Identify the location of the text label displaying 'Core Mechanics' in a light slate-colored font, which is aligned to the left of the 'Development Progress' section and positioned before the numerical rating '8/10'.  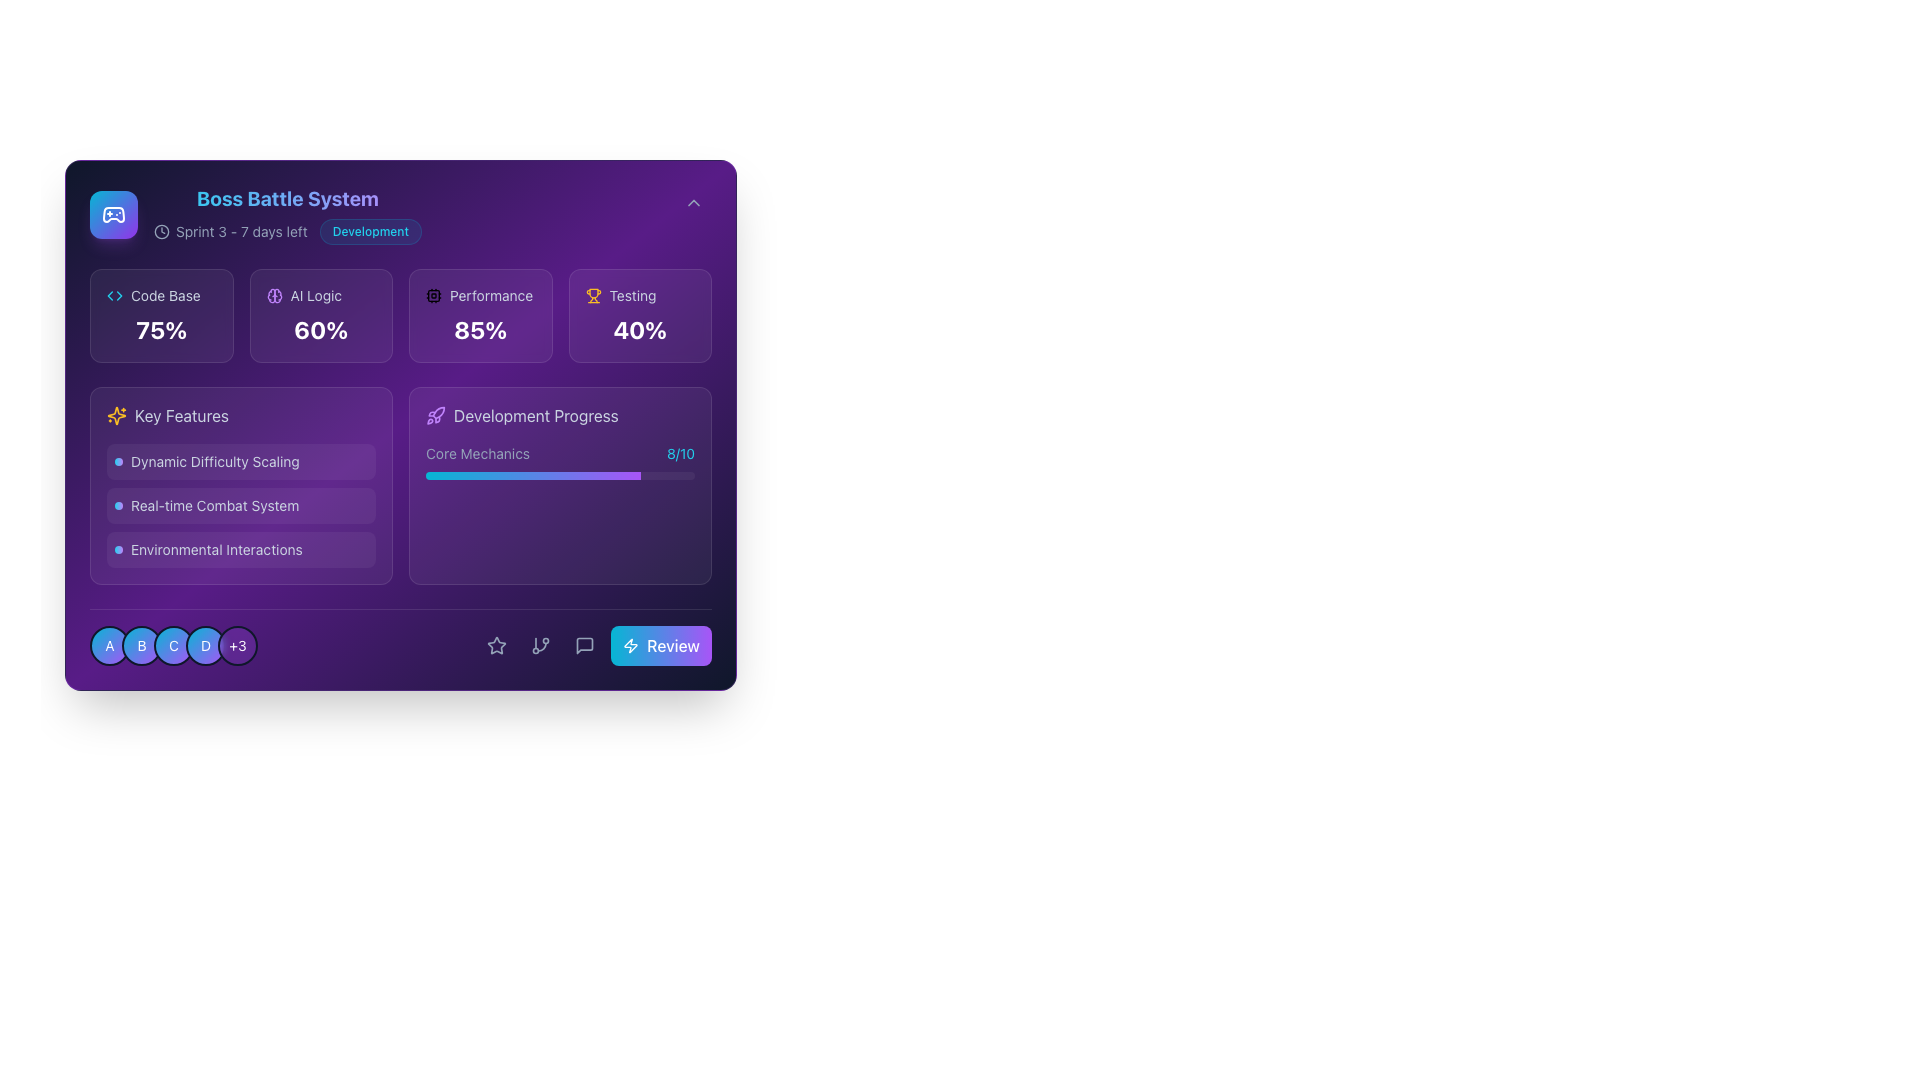
(477, 454).